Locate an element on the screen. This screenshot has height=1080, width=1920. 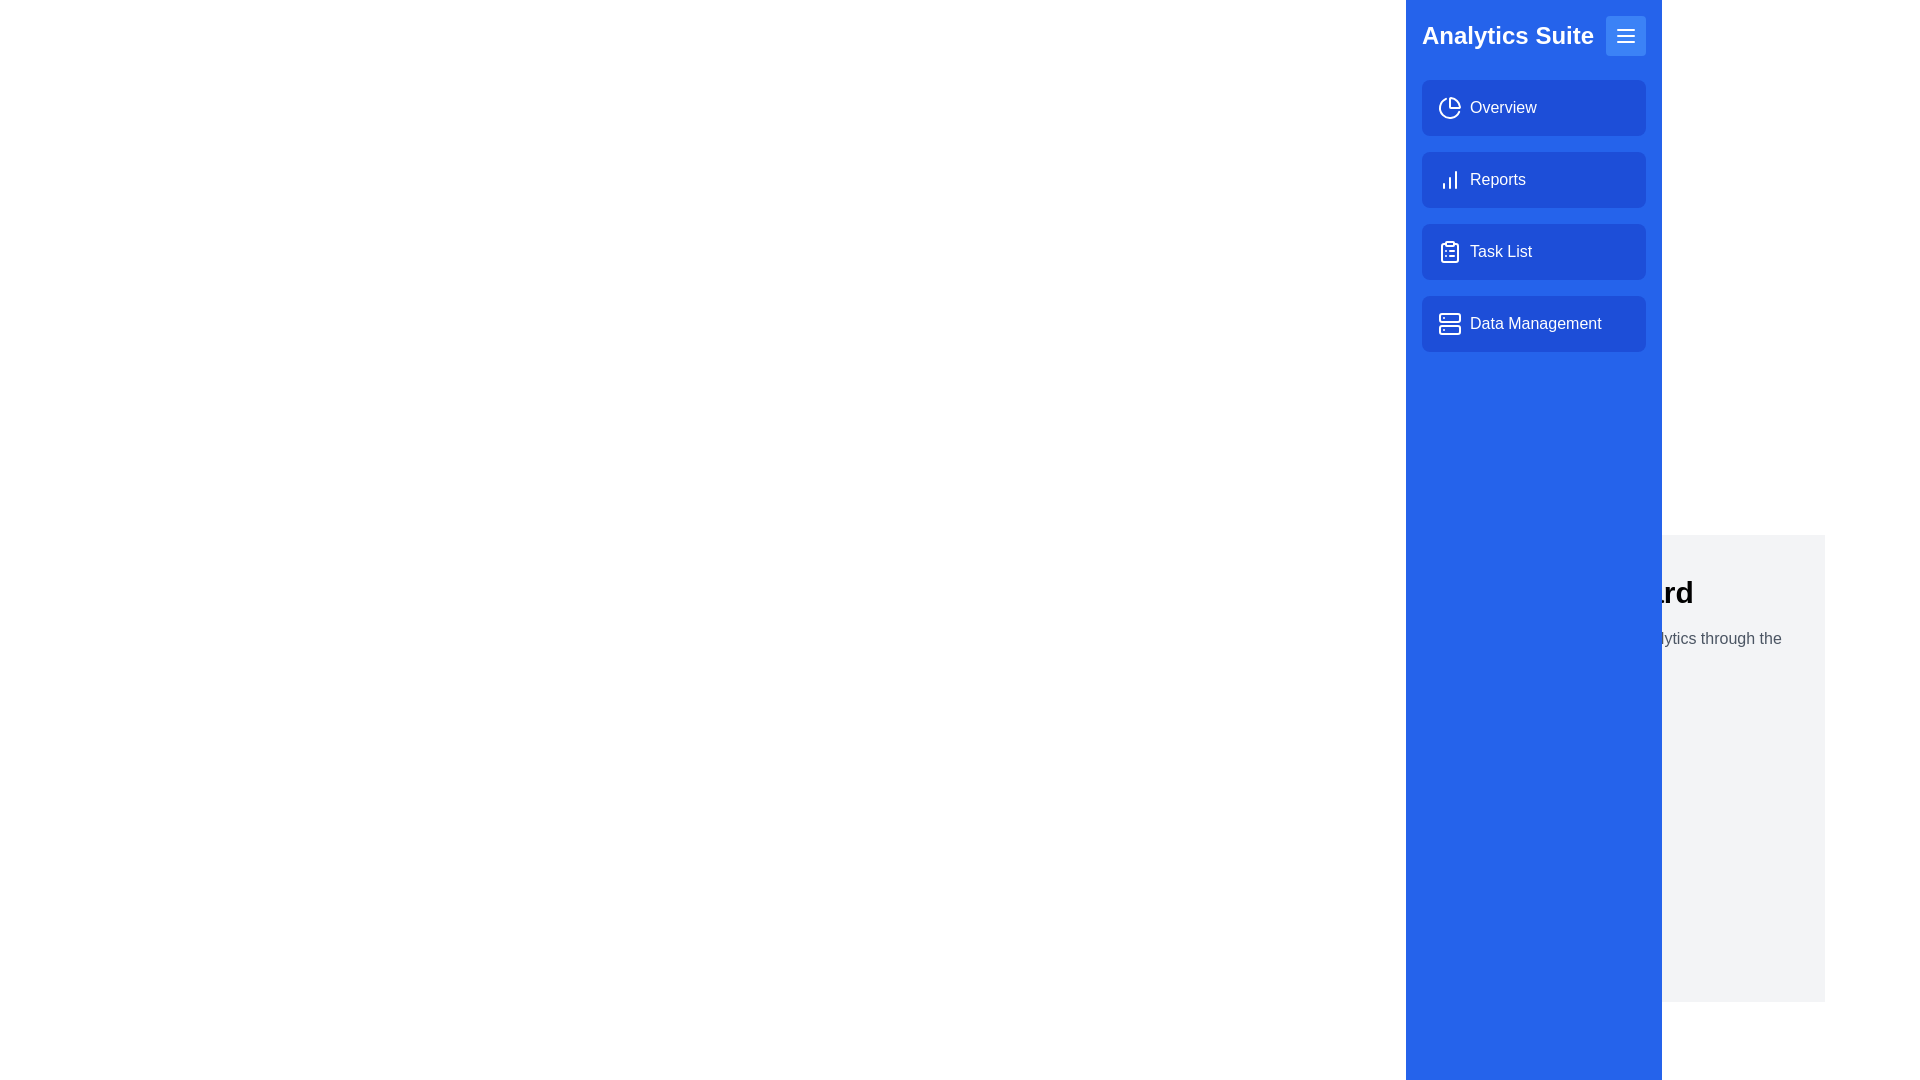
the menu item labeled Overview is located at coordinates (1533, 108).